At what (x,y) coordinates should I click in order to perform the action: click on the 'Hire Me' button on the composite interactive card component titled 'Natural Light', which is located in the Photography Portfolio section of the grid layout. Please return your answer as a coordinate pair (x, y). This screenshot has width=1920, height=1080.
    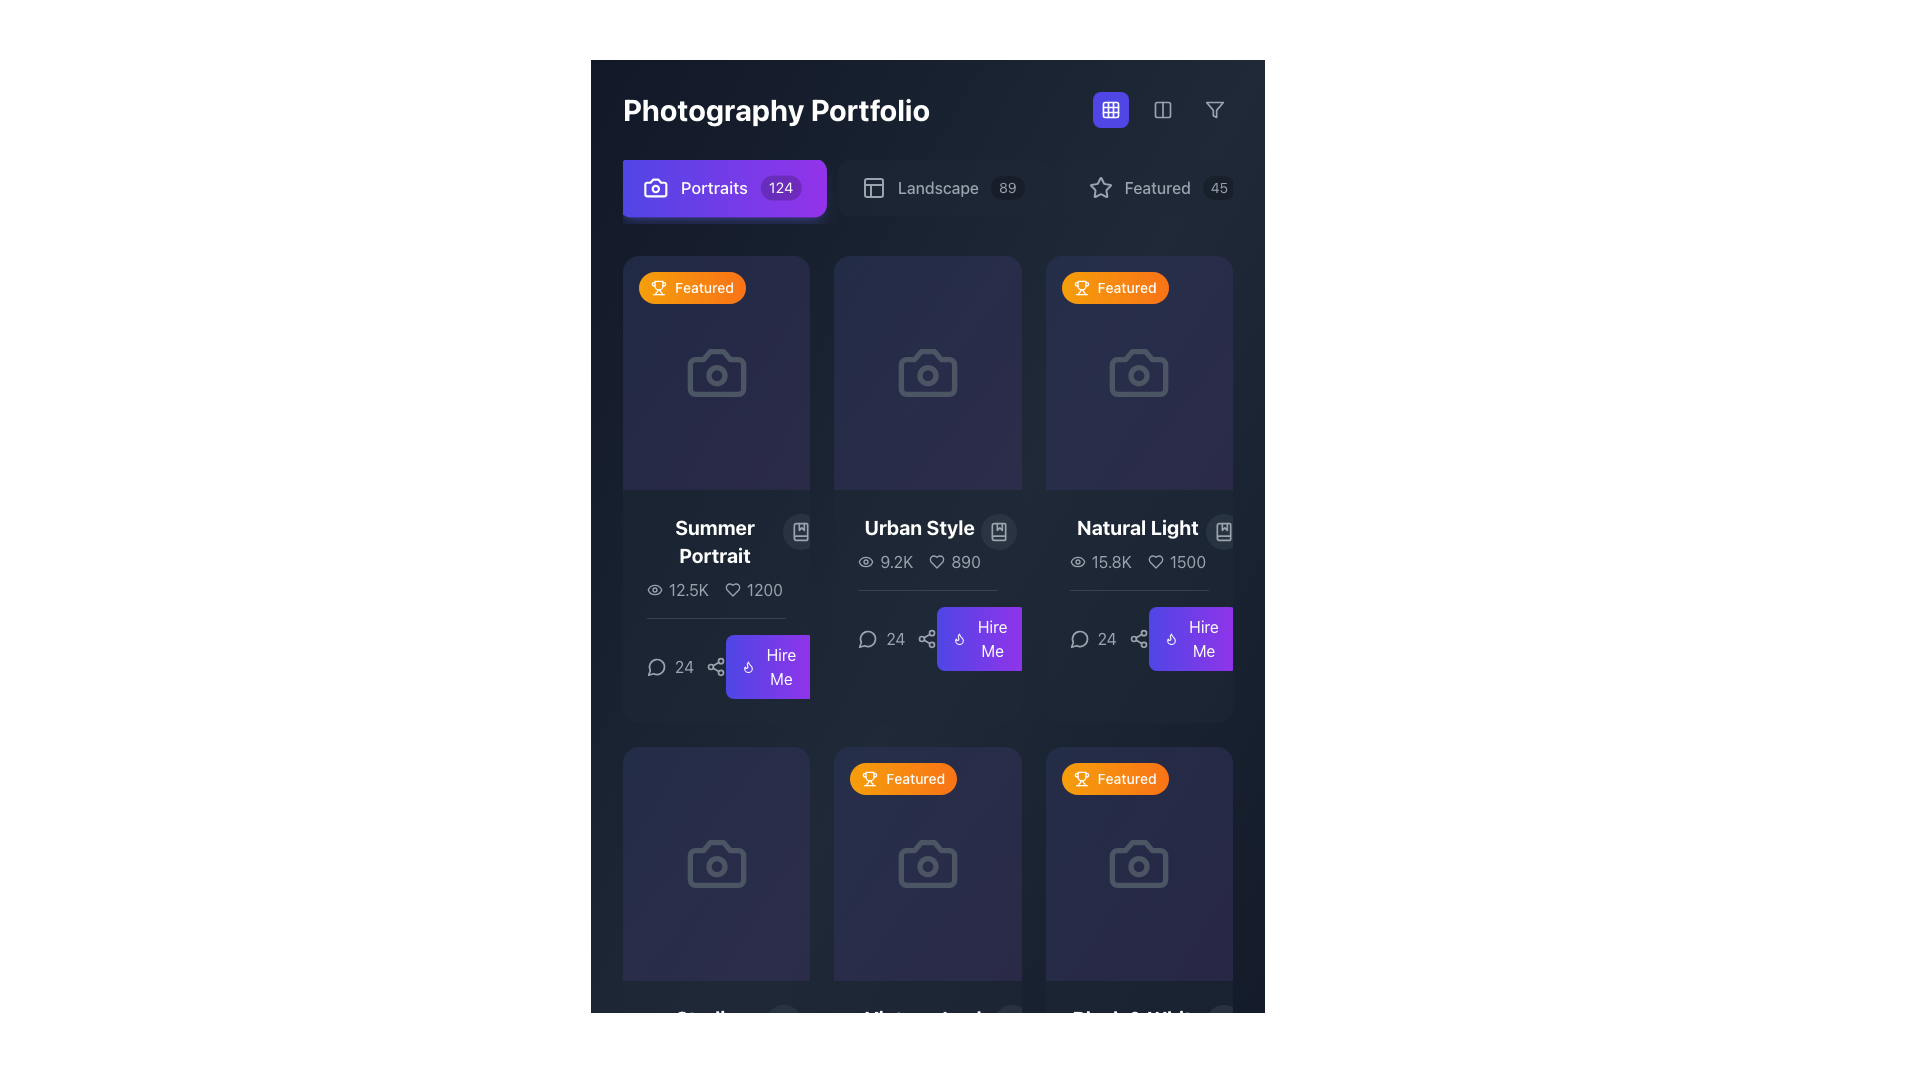
    Looking at the image, I should click on (1139, 591).